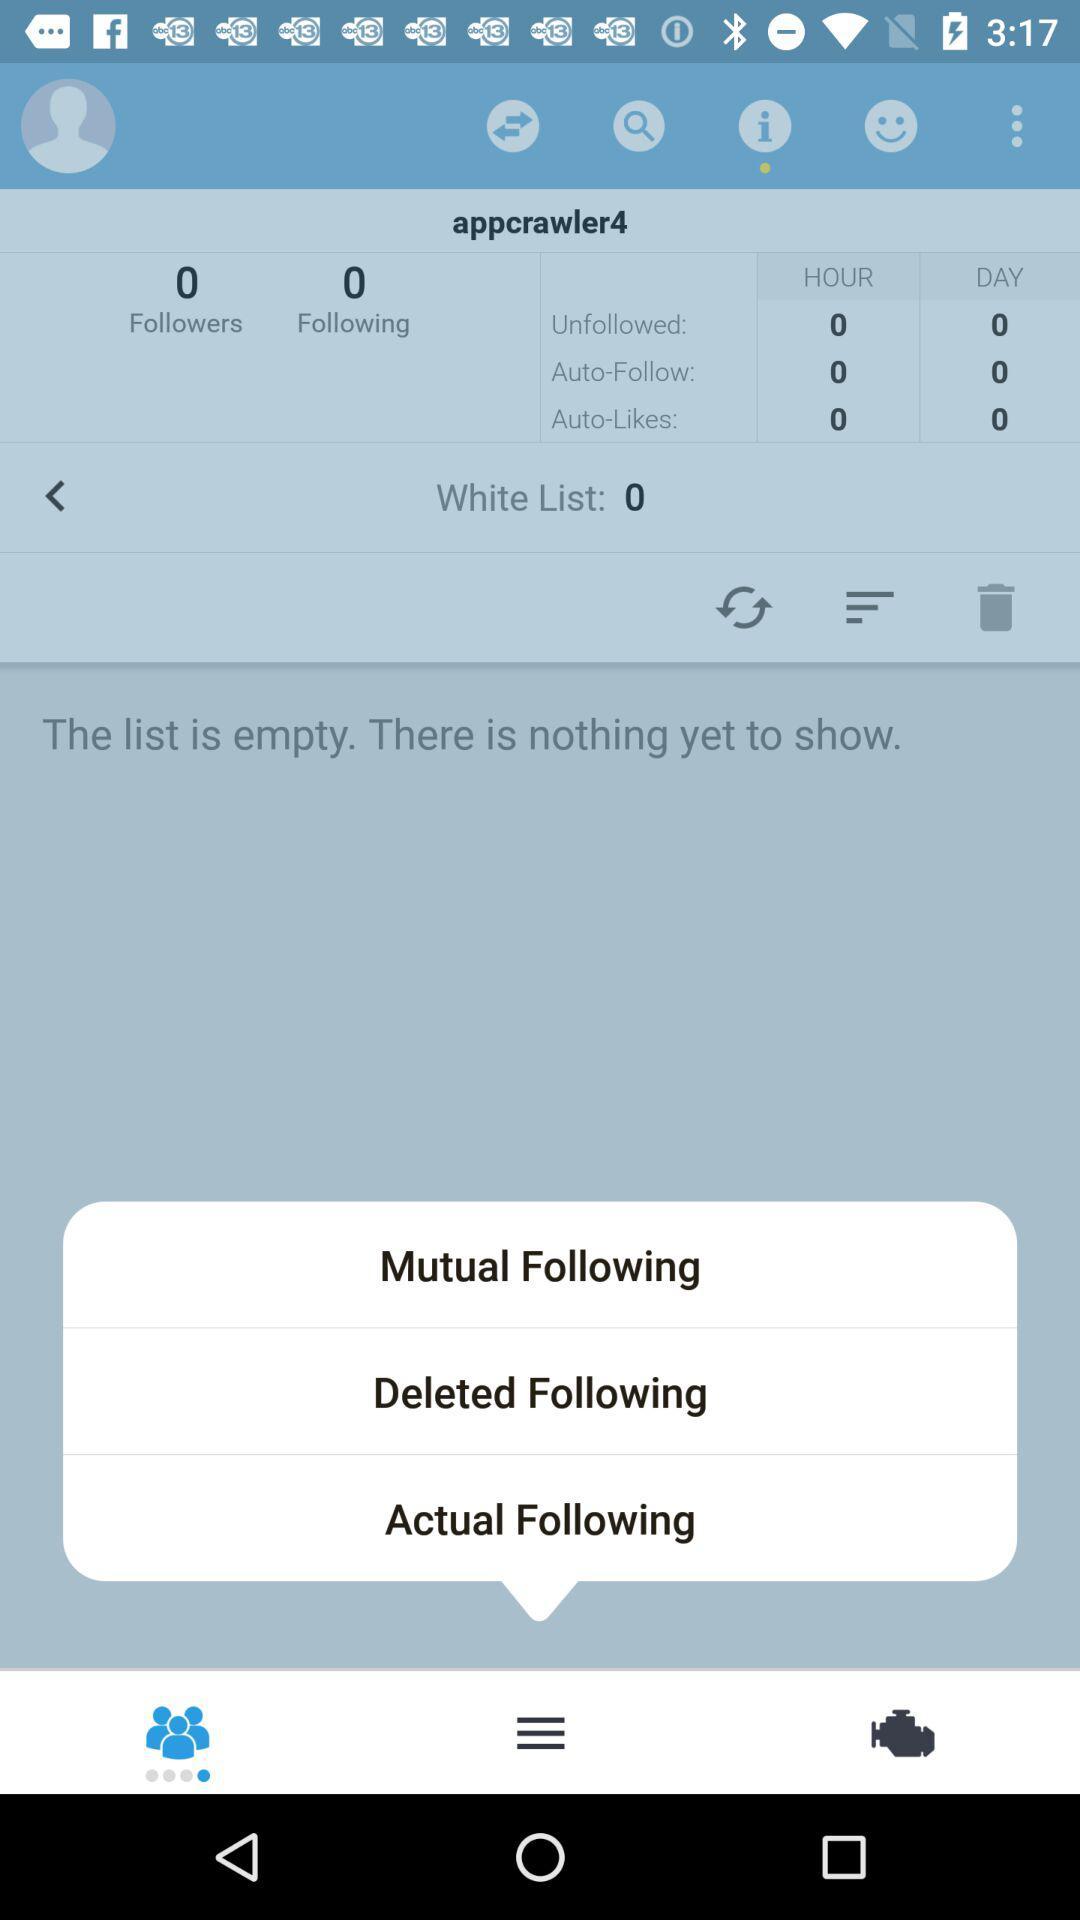 This screenshot has height=1920, width=1080. I want to click on previous page, so click(54, 496).